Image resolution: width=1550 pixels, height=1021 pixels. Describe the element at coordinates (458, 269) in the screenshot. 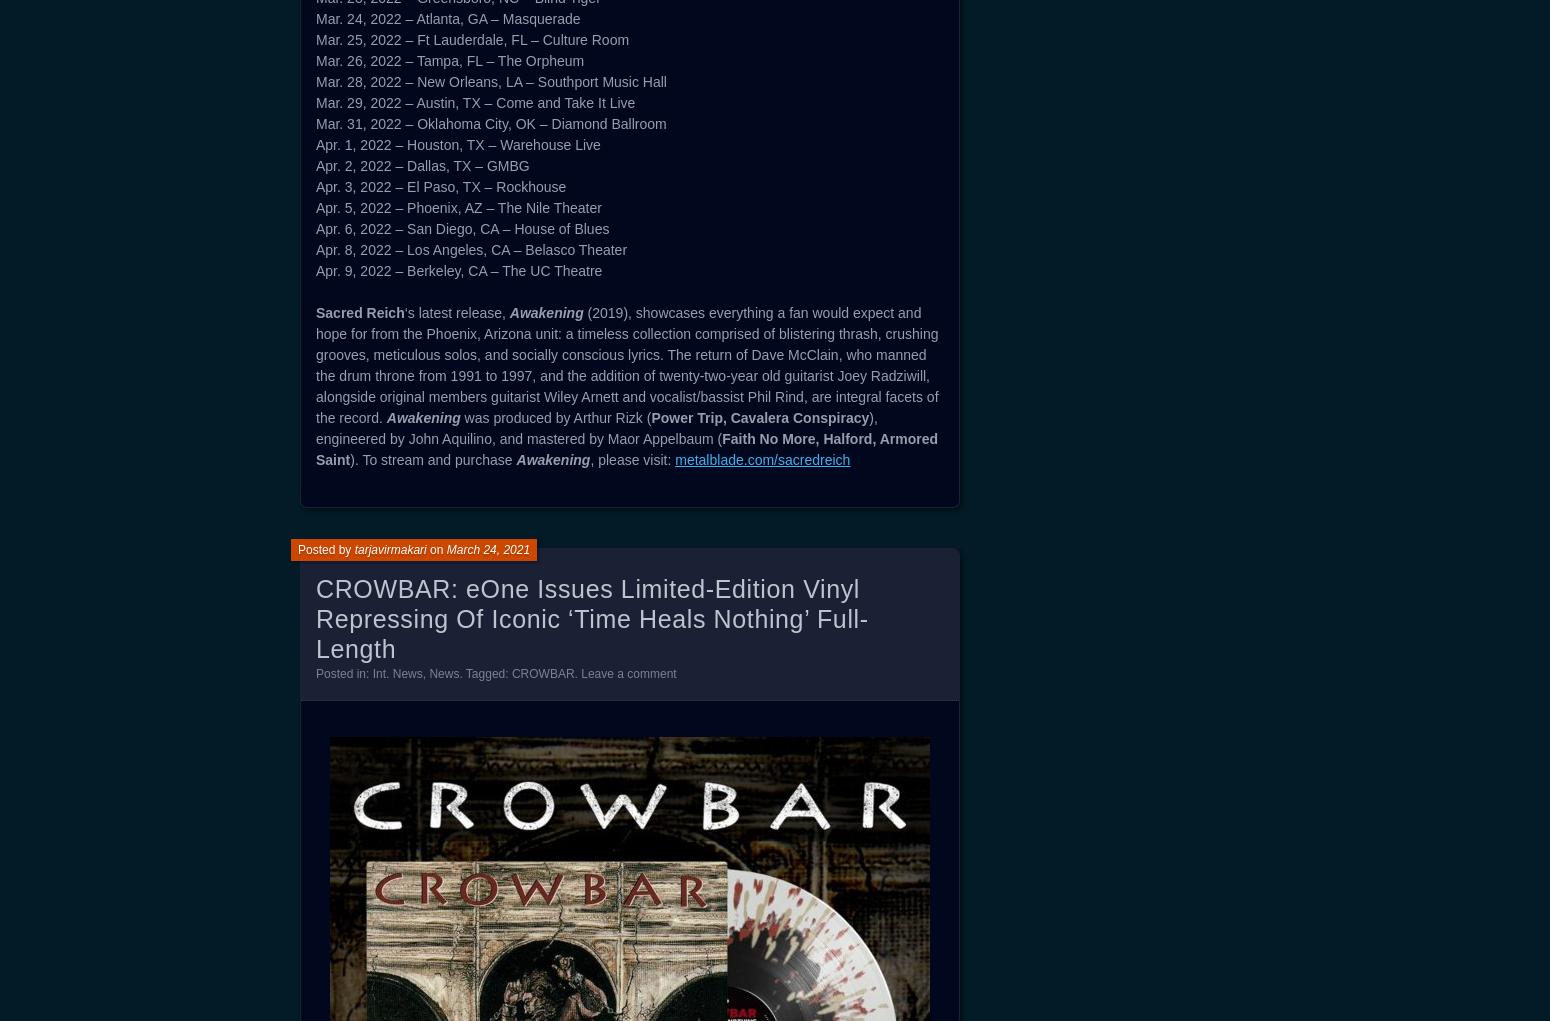

I see `'Apr. 9, 2022 – Berkeley, CA – The UC Theatre'` at that location.